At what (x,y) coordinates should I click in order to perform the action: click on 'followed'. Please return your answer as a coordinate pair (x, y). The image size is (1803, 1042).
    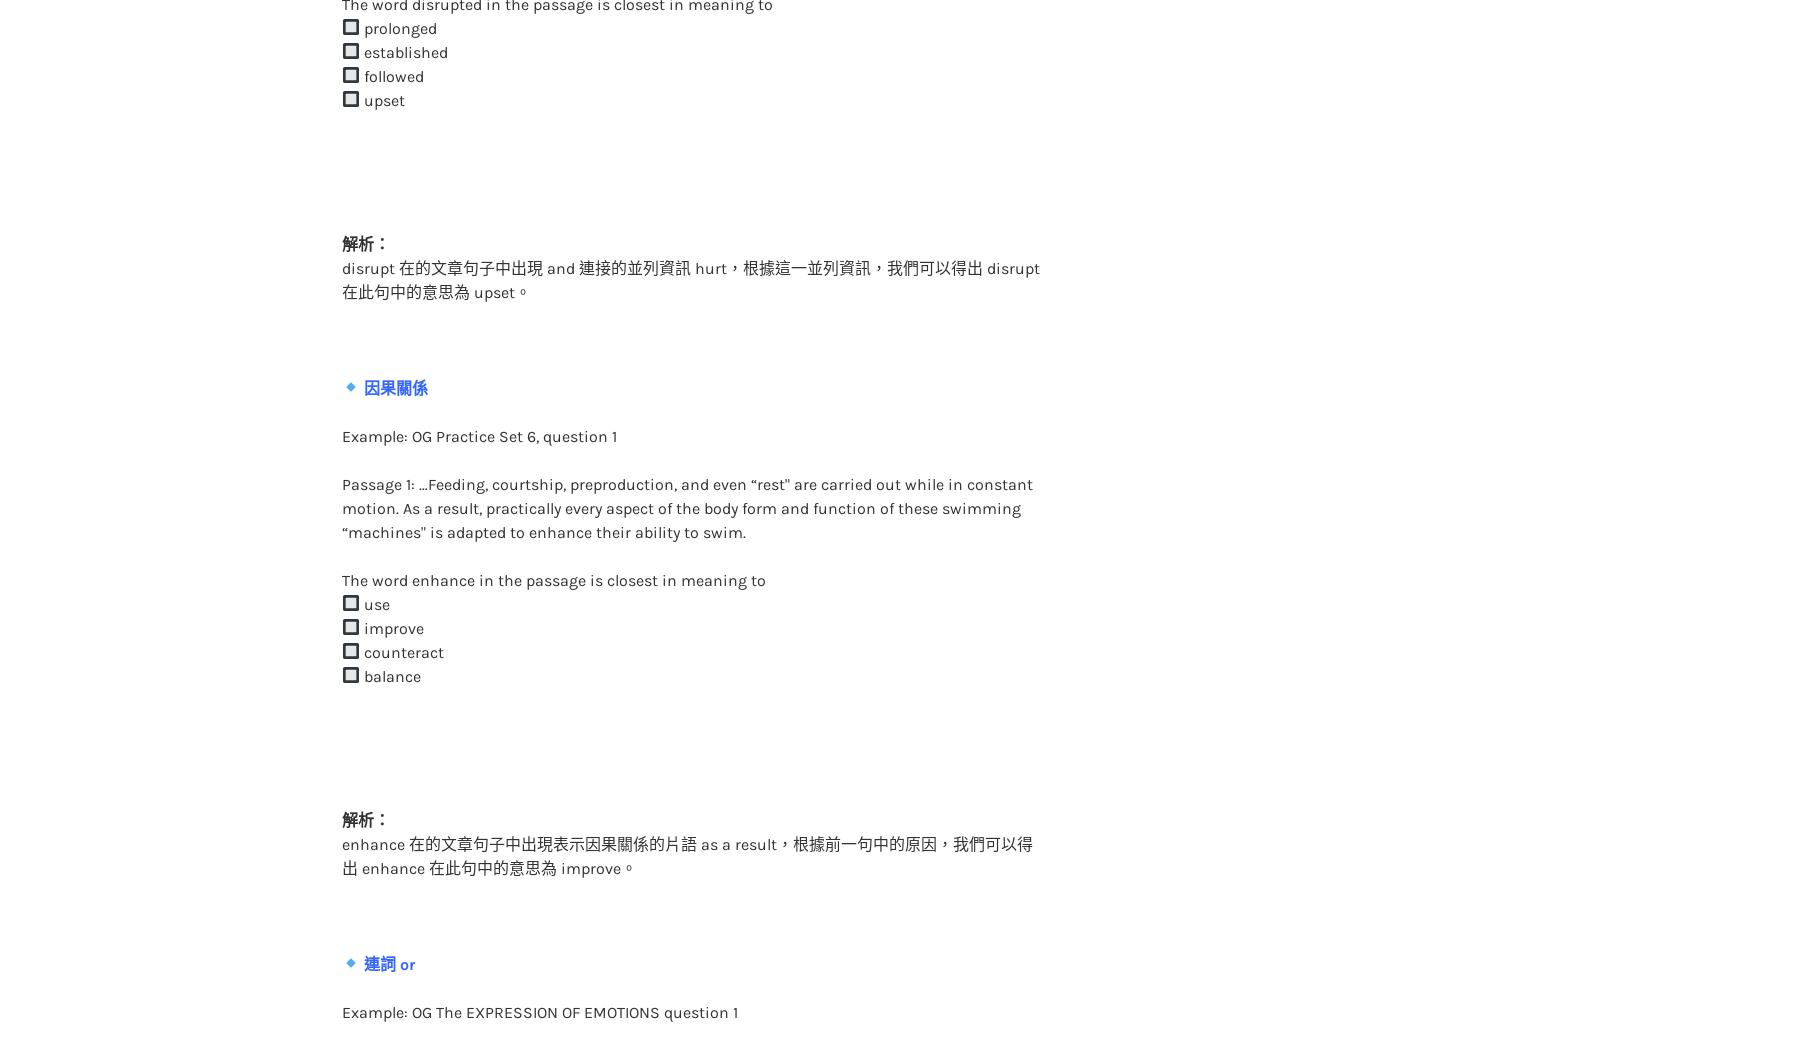
    Looking at the image, I should click on (390, 34).